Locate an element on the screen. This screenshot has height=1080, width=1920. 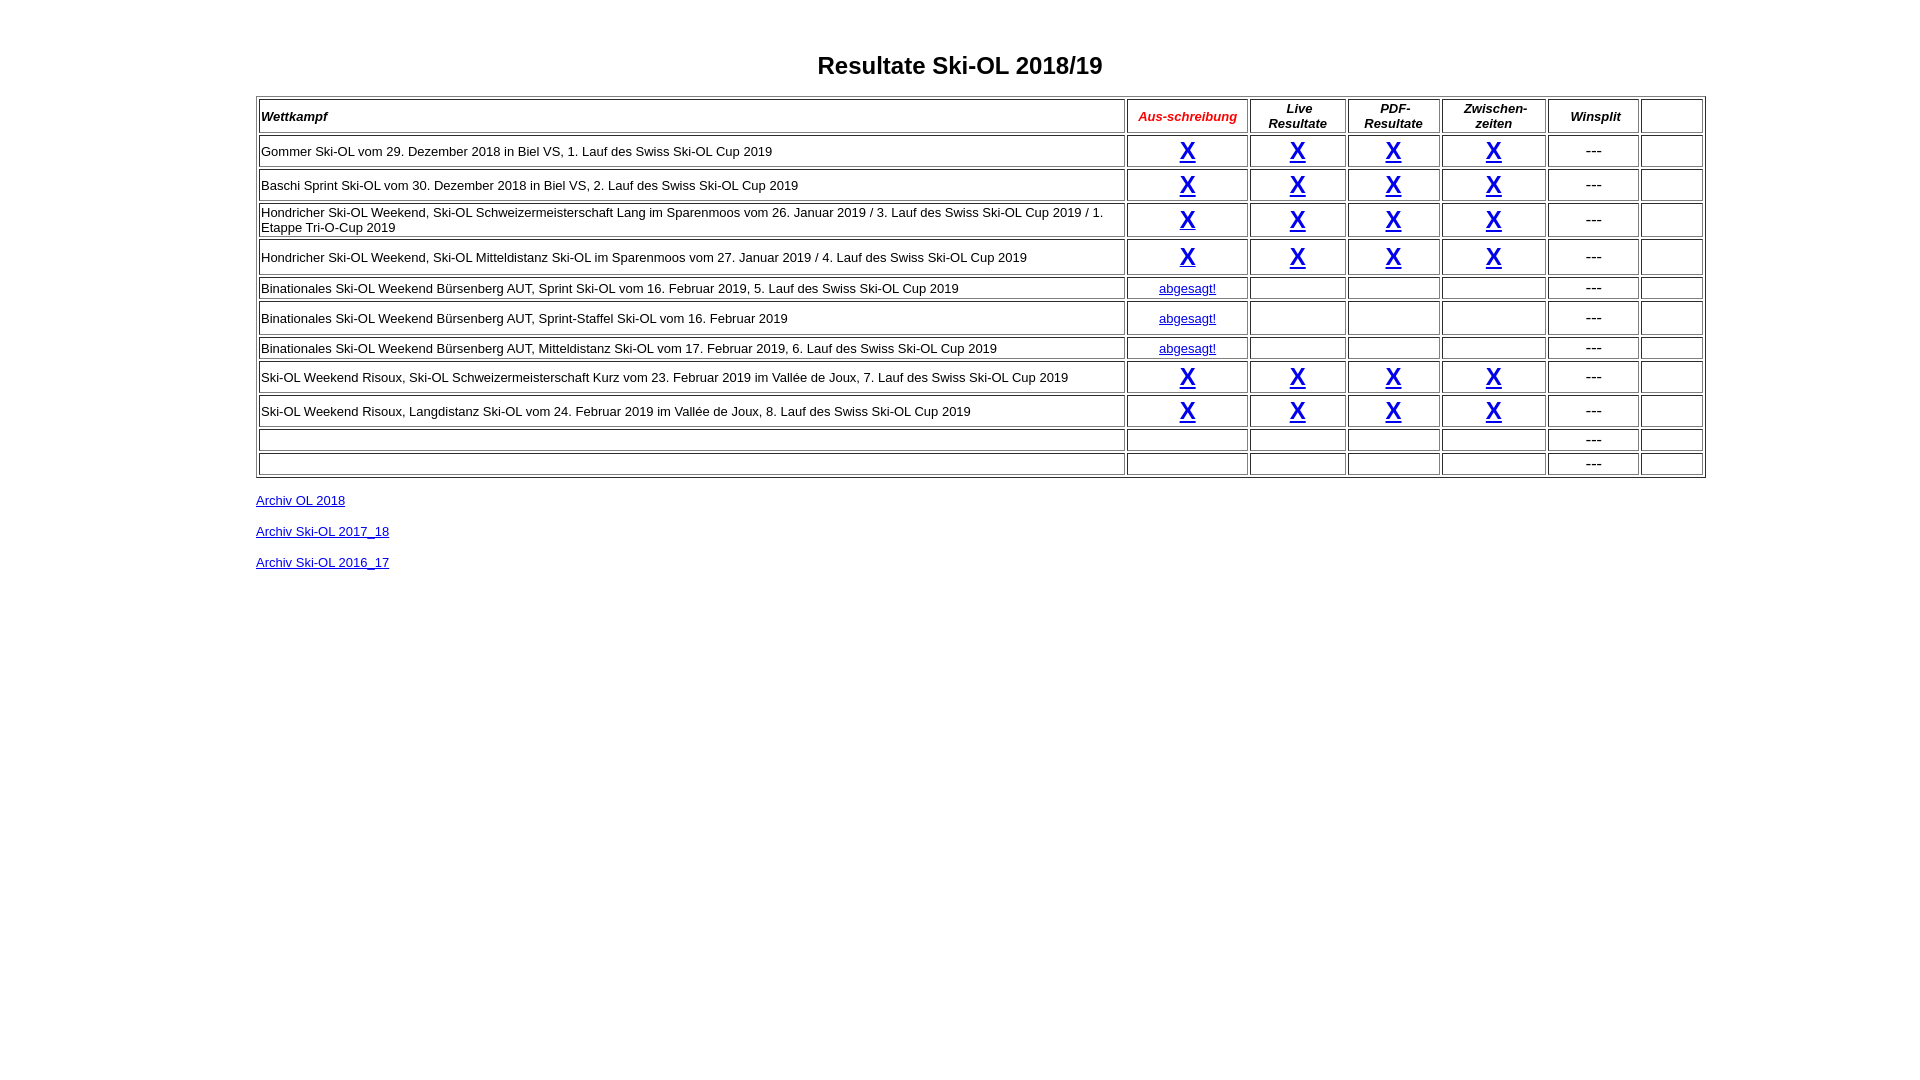
'abgesagt!' is located at coordinates (1187, 316).